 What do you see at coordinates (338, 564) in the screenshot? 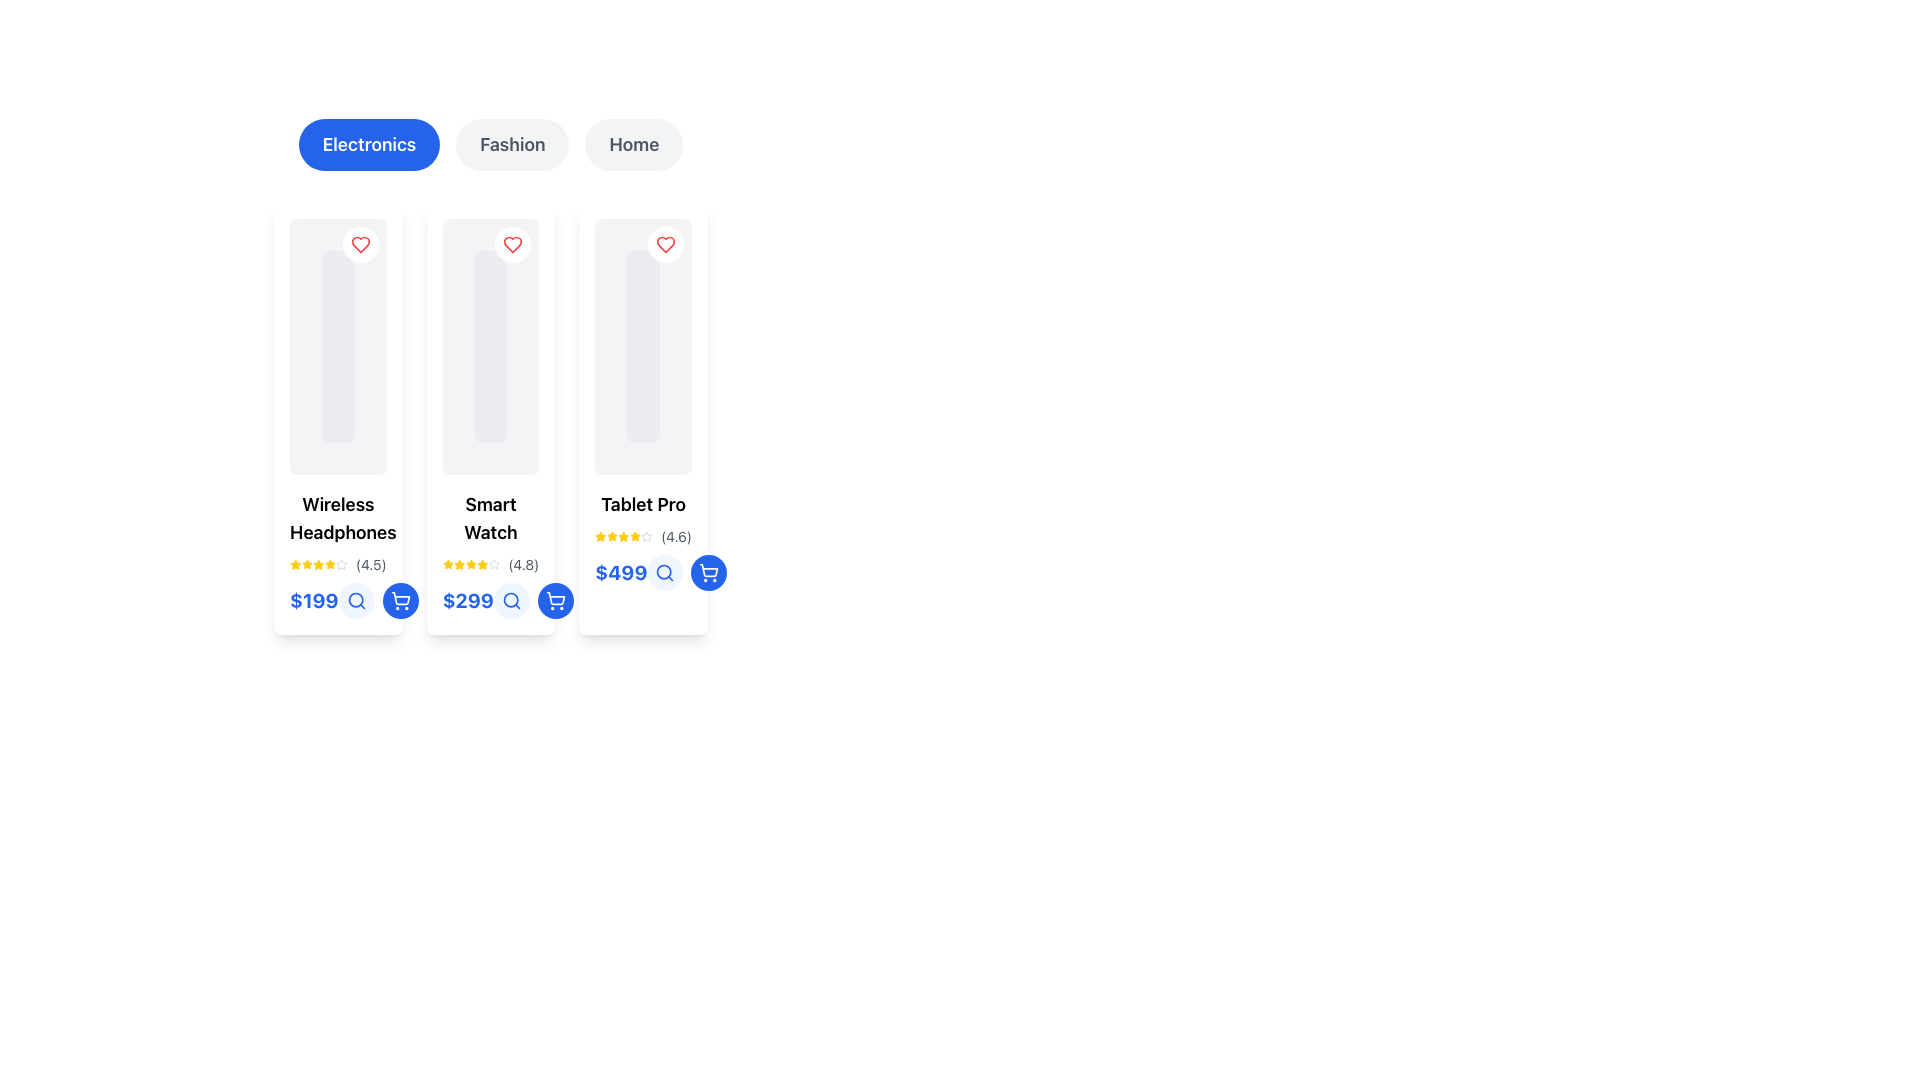
I see `the rating component displaying four filled yellow stars and the text '(4.5)' below 'Wireless Headphones' and above the price '$199'` at bounding box center [338, 564].